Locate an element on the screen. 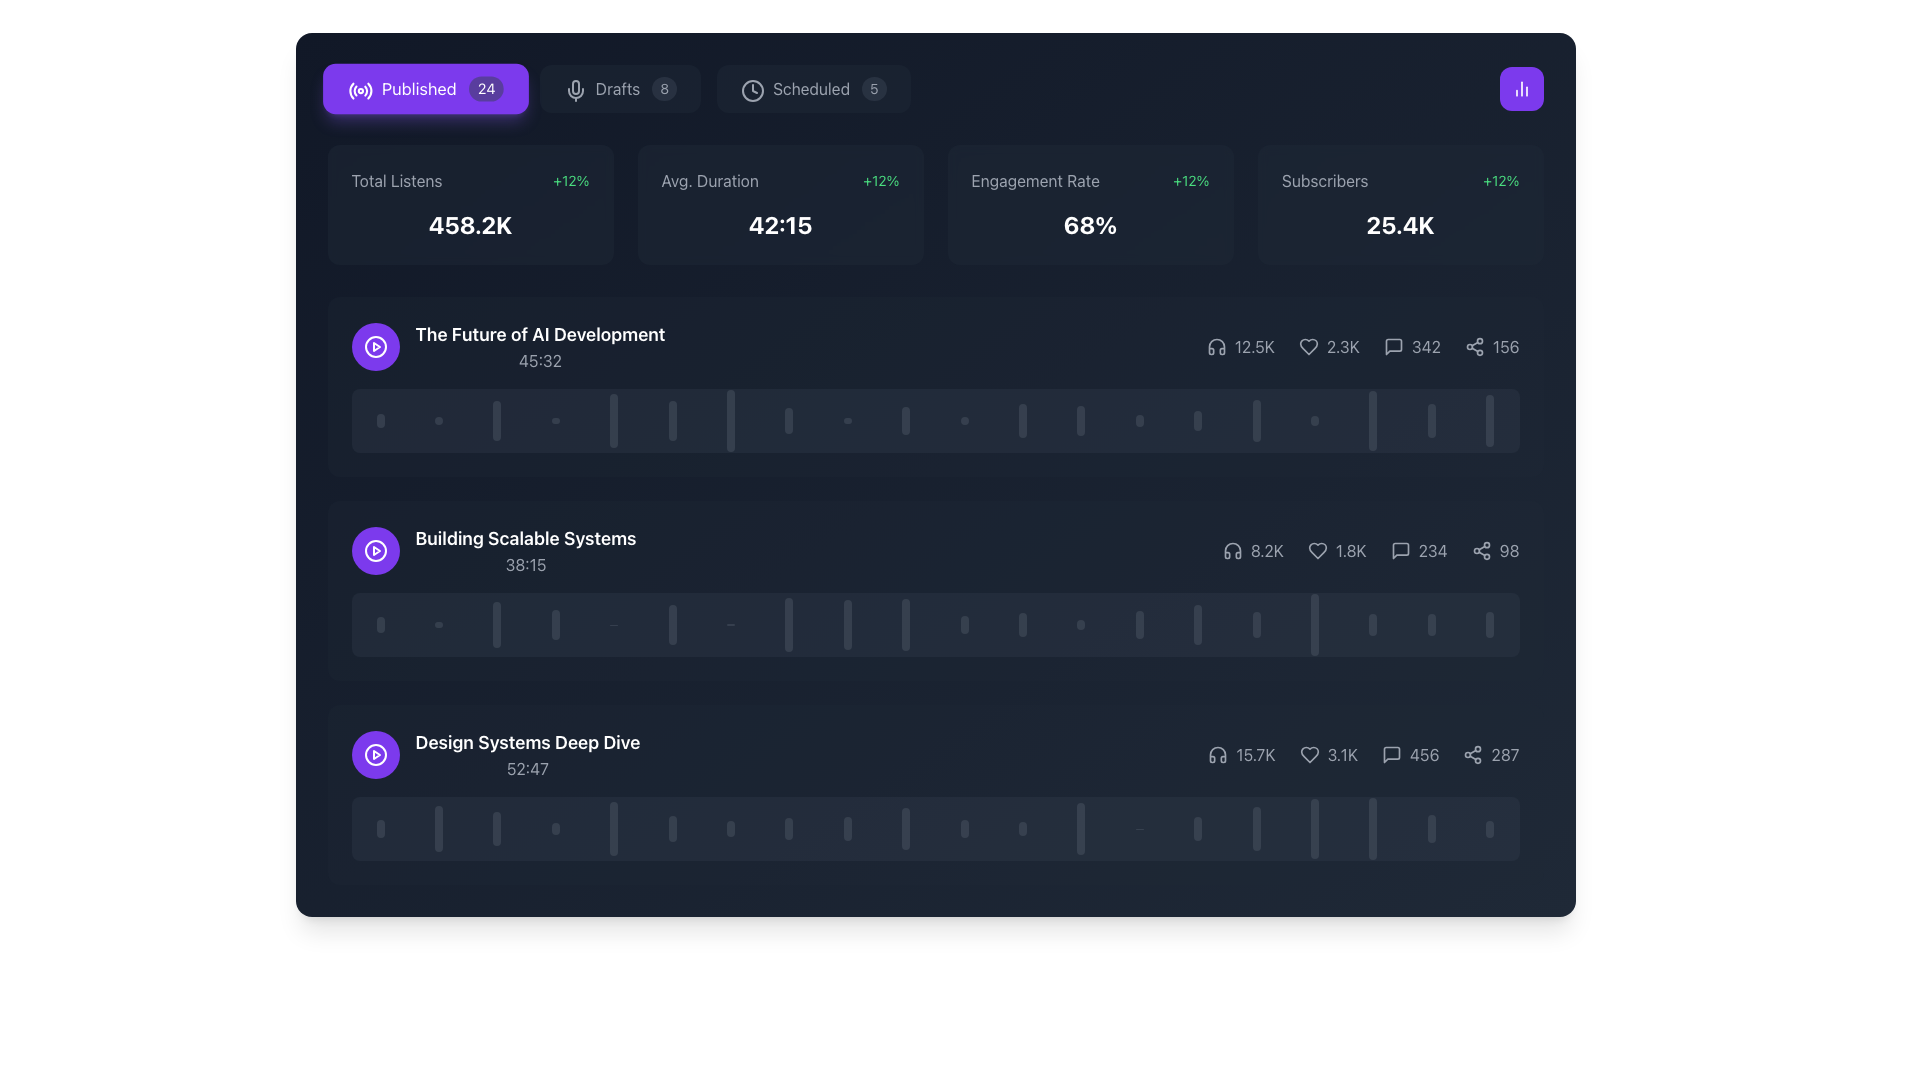 The height and width of the screenshot is (1080, 1920). the text element displaying the count '456', which represents the number of comments or messages is located at coordinates (1409, 755).